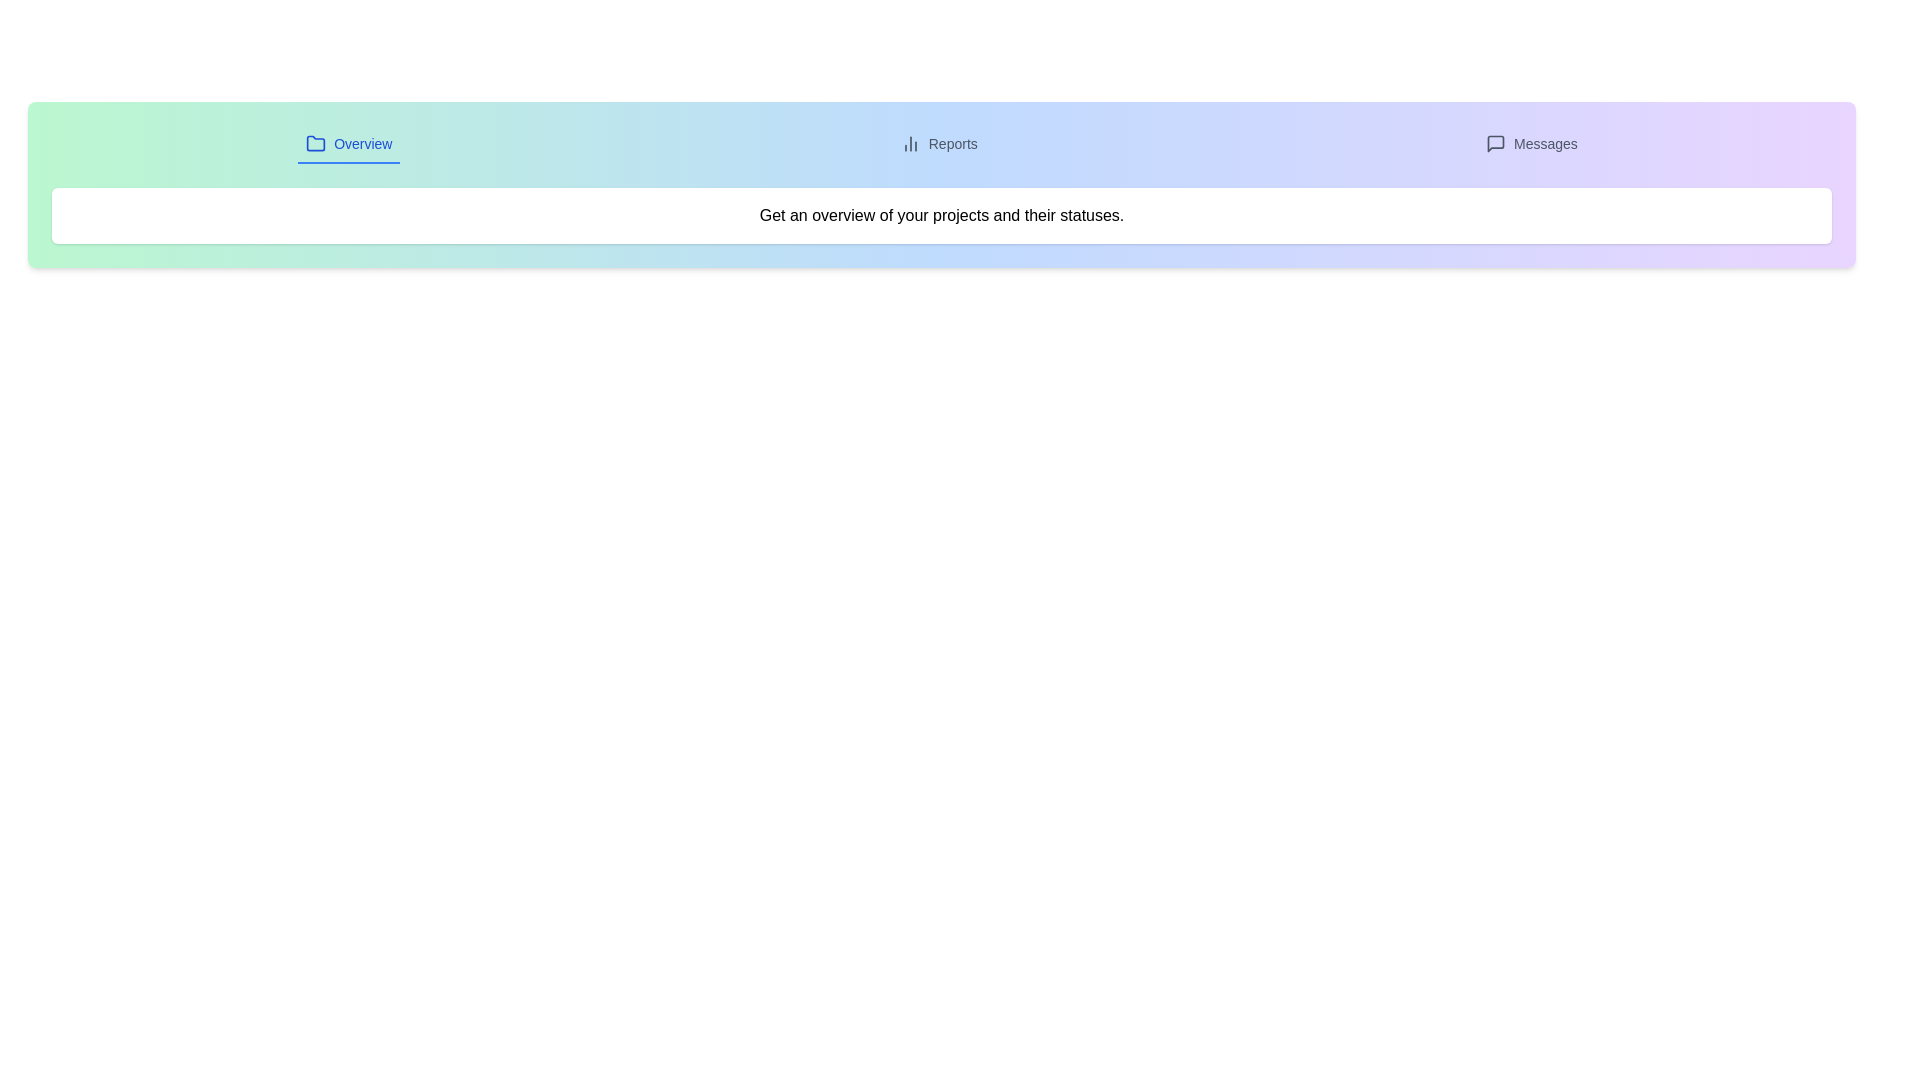  I want to click on the Overview tab, so click(349, 144).